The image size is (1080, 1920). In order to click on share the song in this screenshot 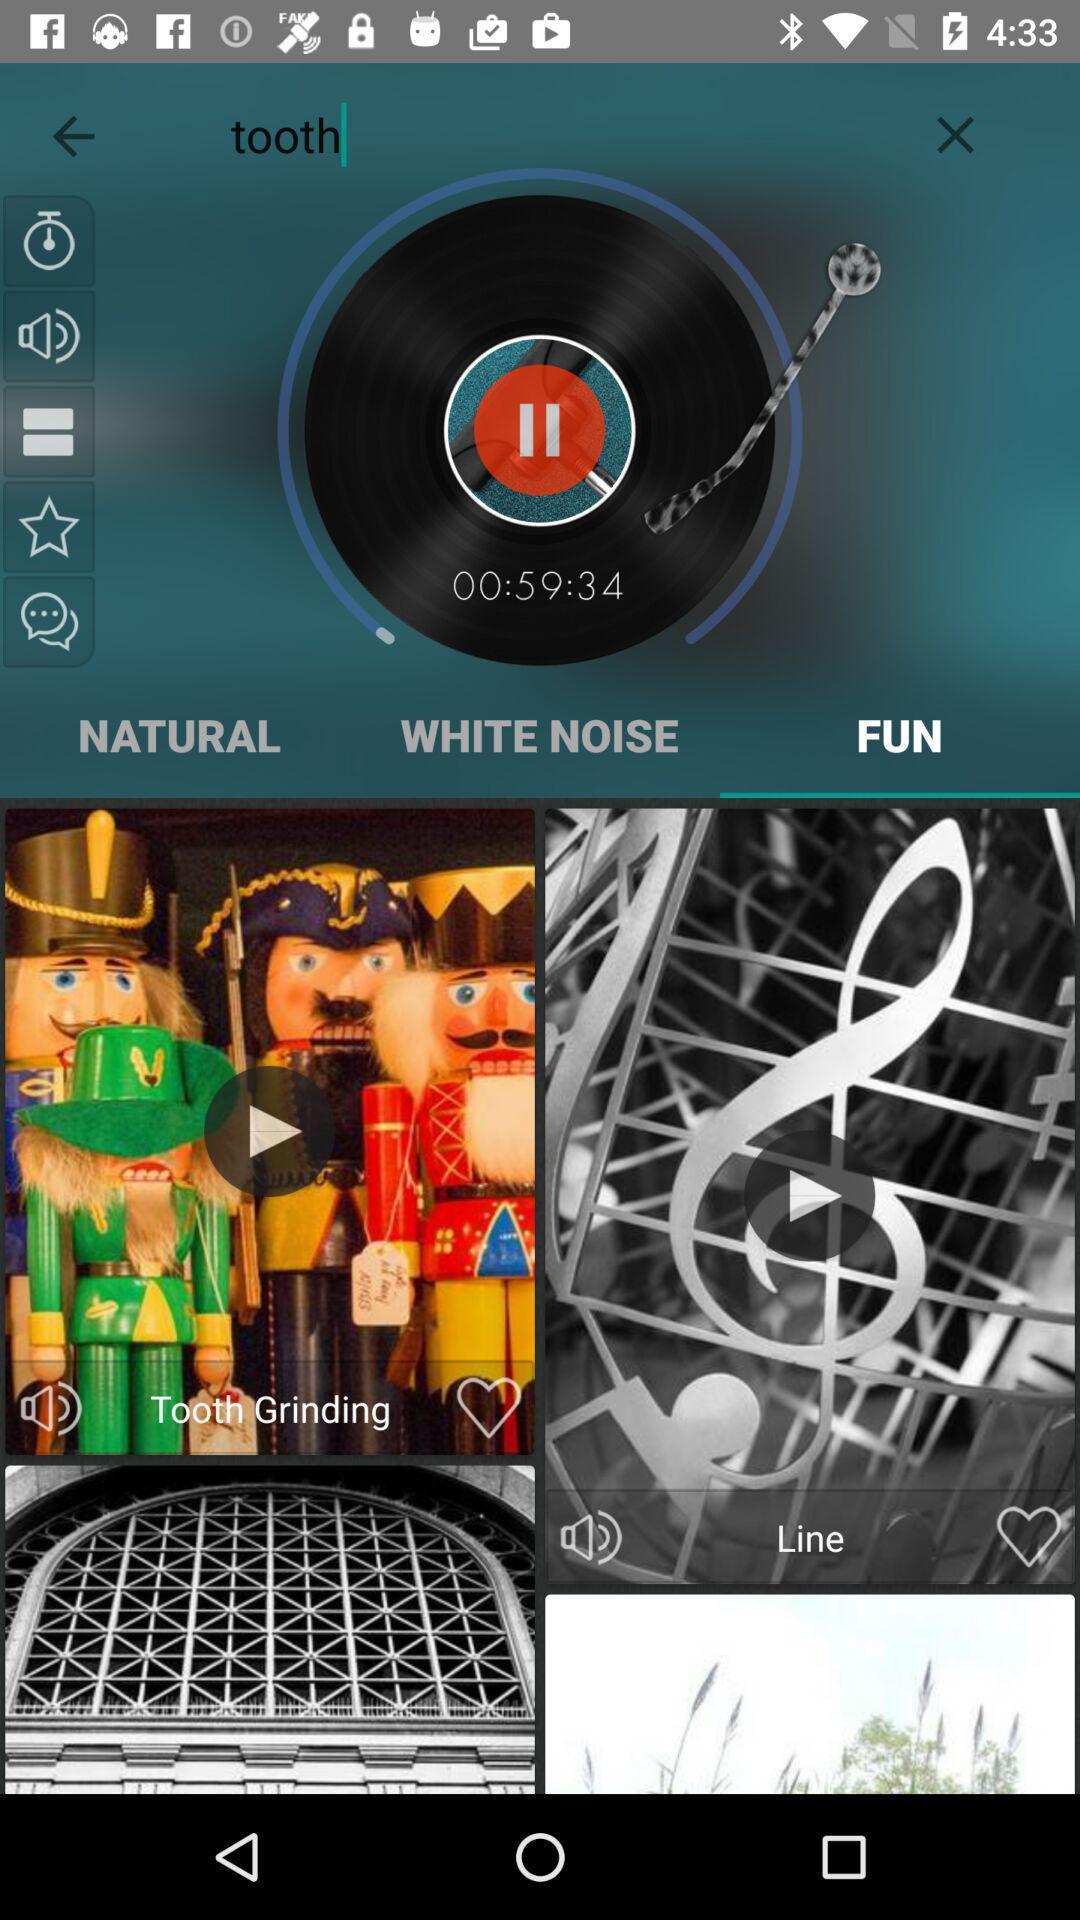, I will do `click(48, 621)`.